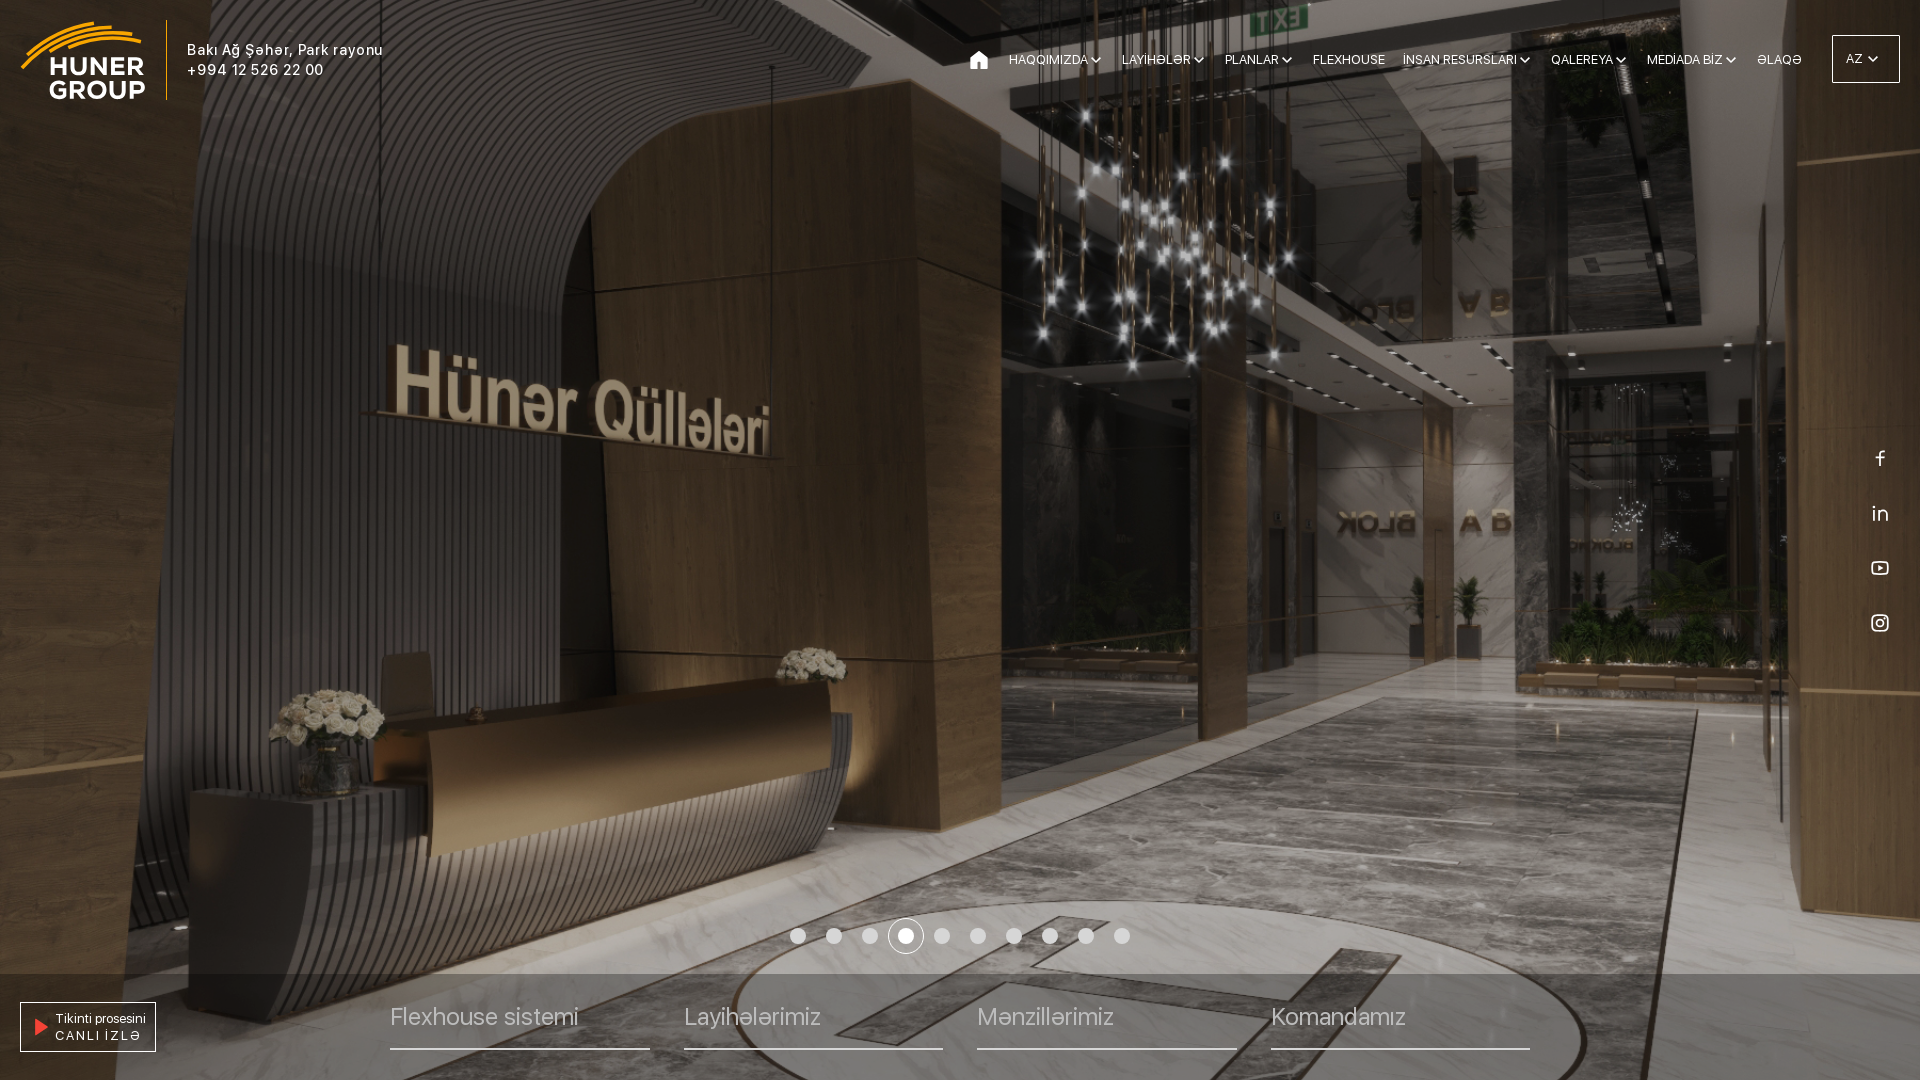  What do you see at coordinates (1103, 936) in the screenshot?
I see `'10'` at bounding box center [1103, 936].